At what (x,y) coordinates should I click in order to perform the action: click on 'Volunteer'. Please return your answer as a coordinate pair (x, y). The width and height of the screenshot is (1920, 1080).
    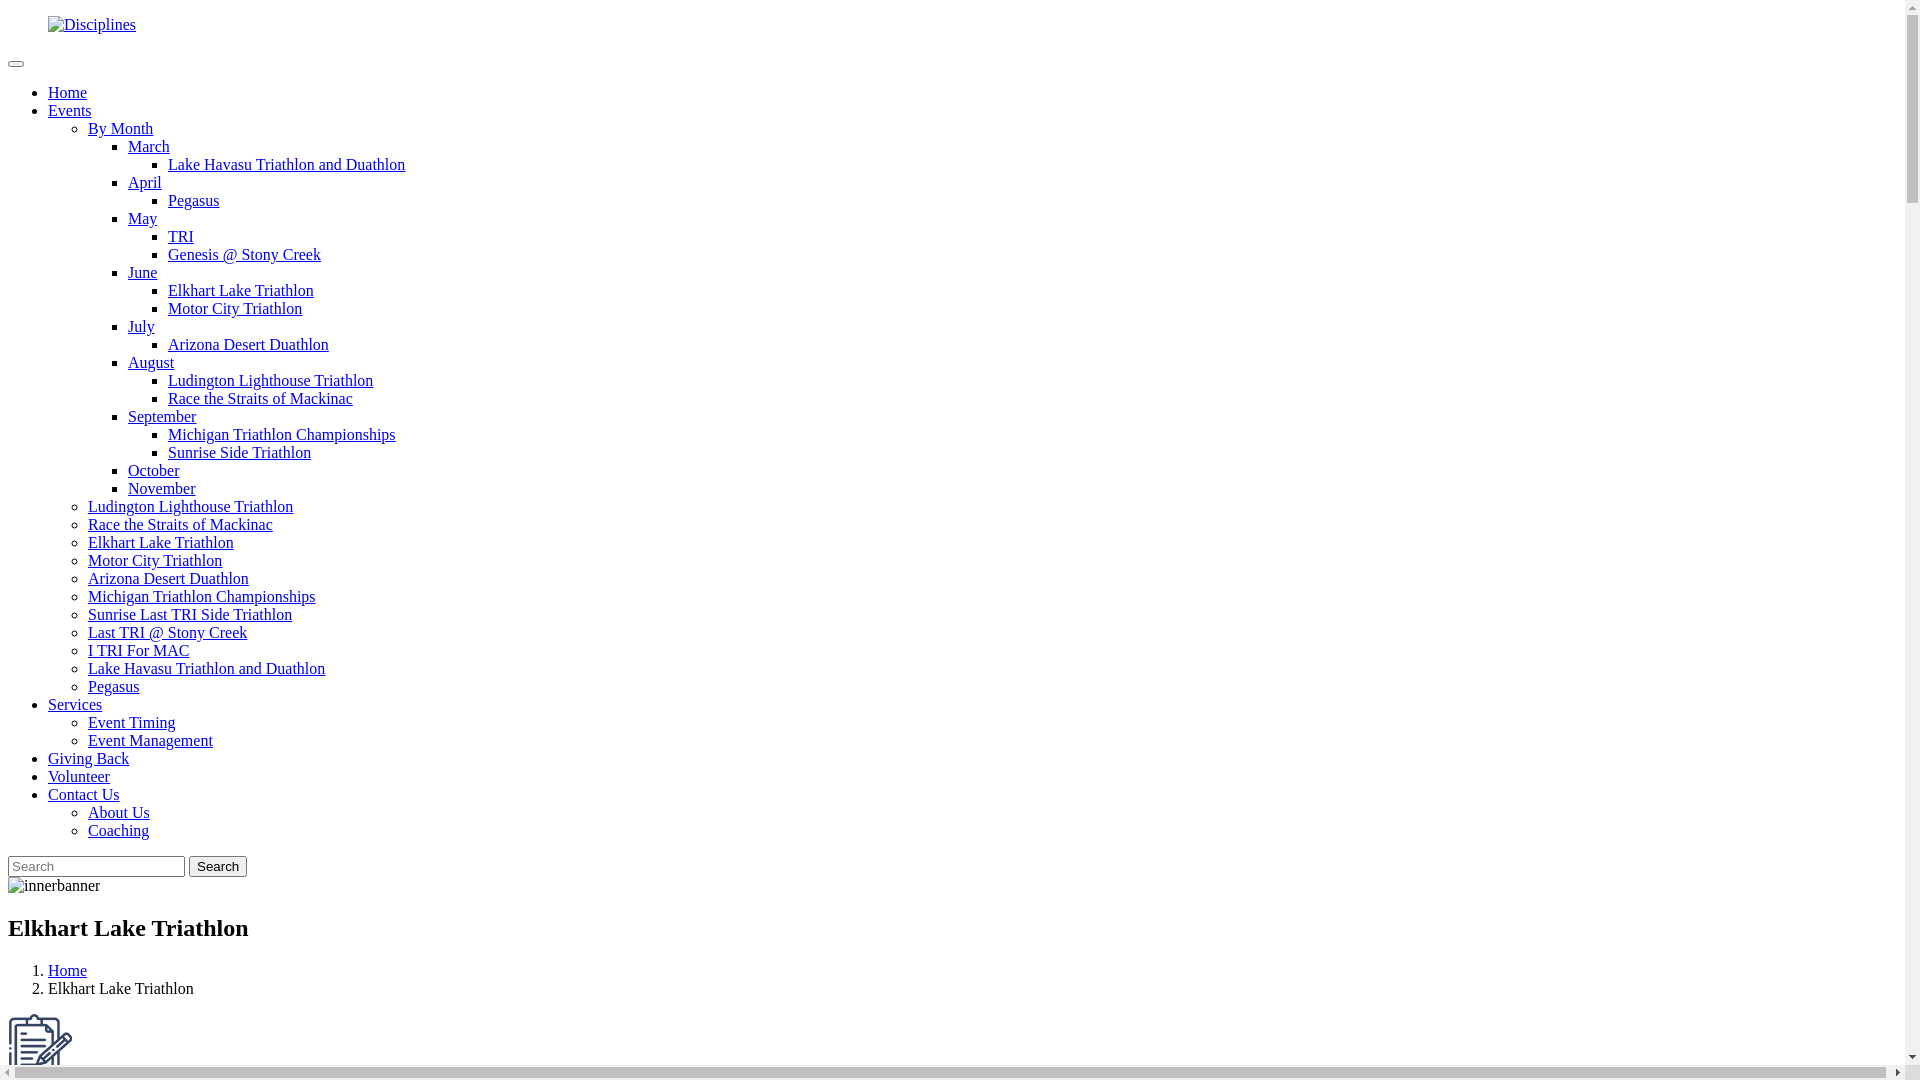
    Looking at the image, I should click on (78, 775).